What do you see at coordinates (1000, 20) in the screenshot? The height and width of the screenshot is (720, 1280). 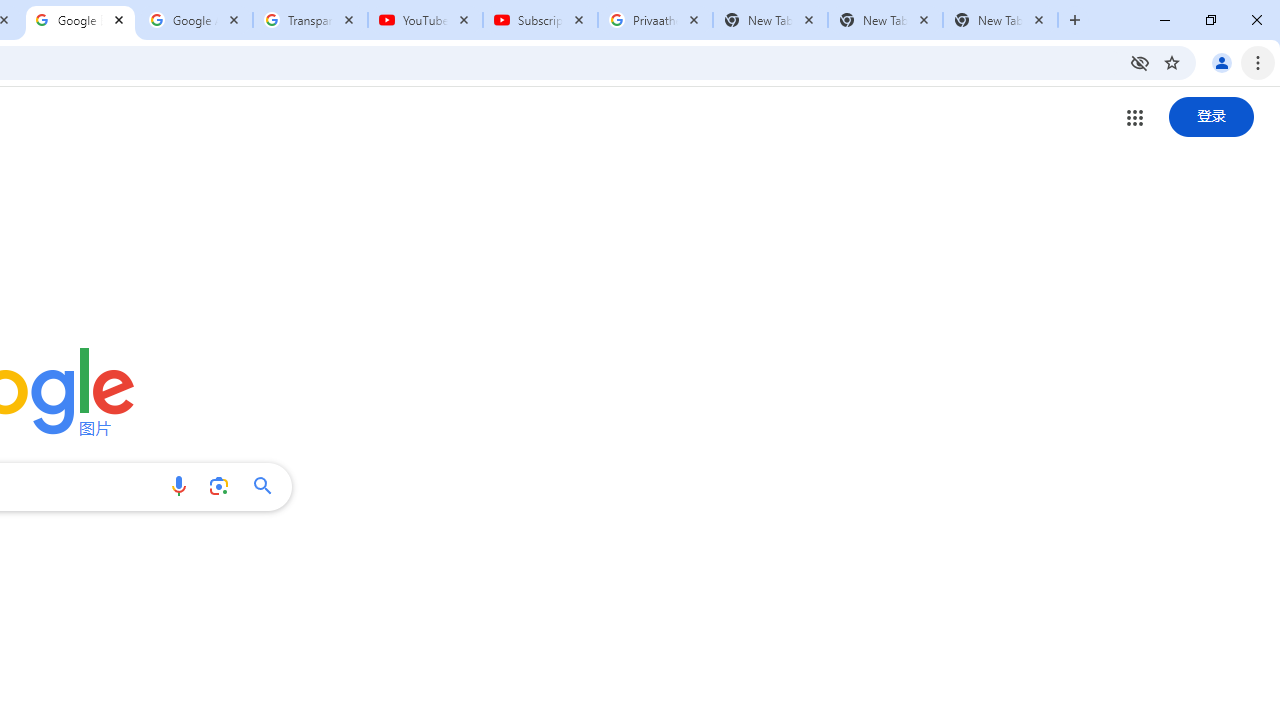 I see `'New Tab'` at bounding box center [1000, 20].